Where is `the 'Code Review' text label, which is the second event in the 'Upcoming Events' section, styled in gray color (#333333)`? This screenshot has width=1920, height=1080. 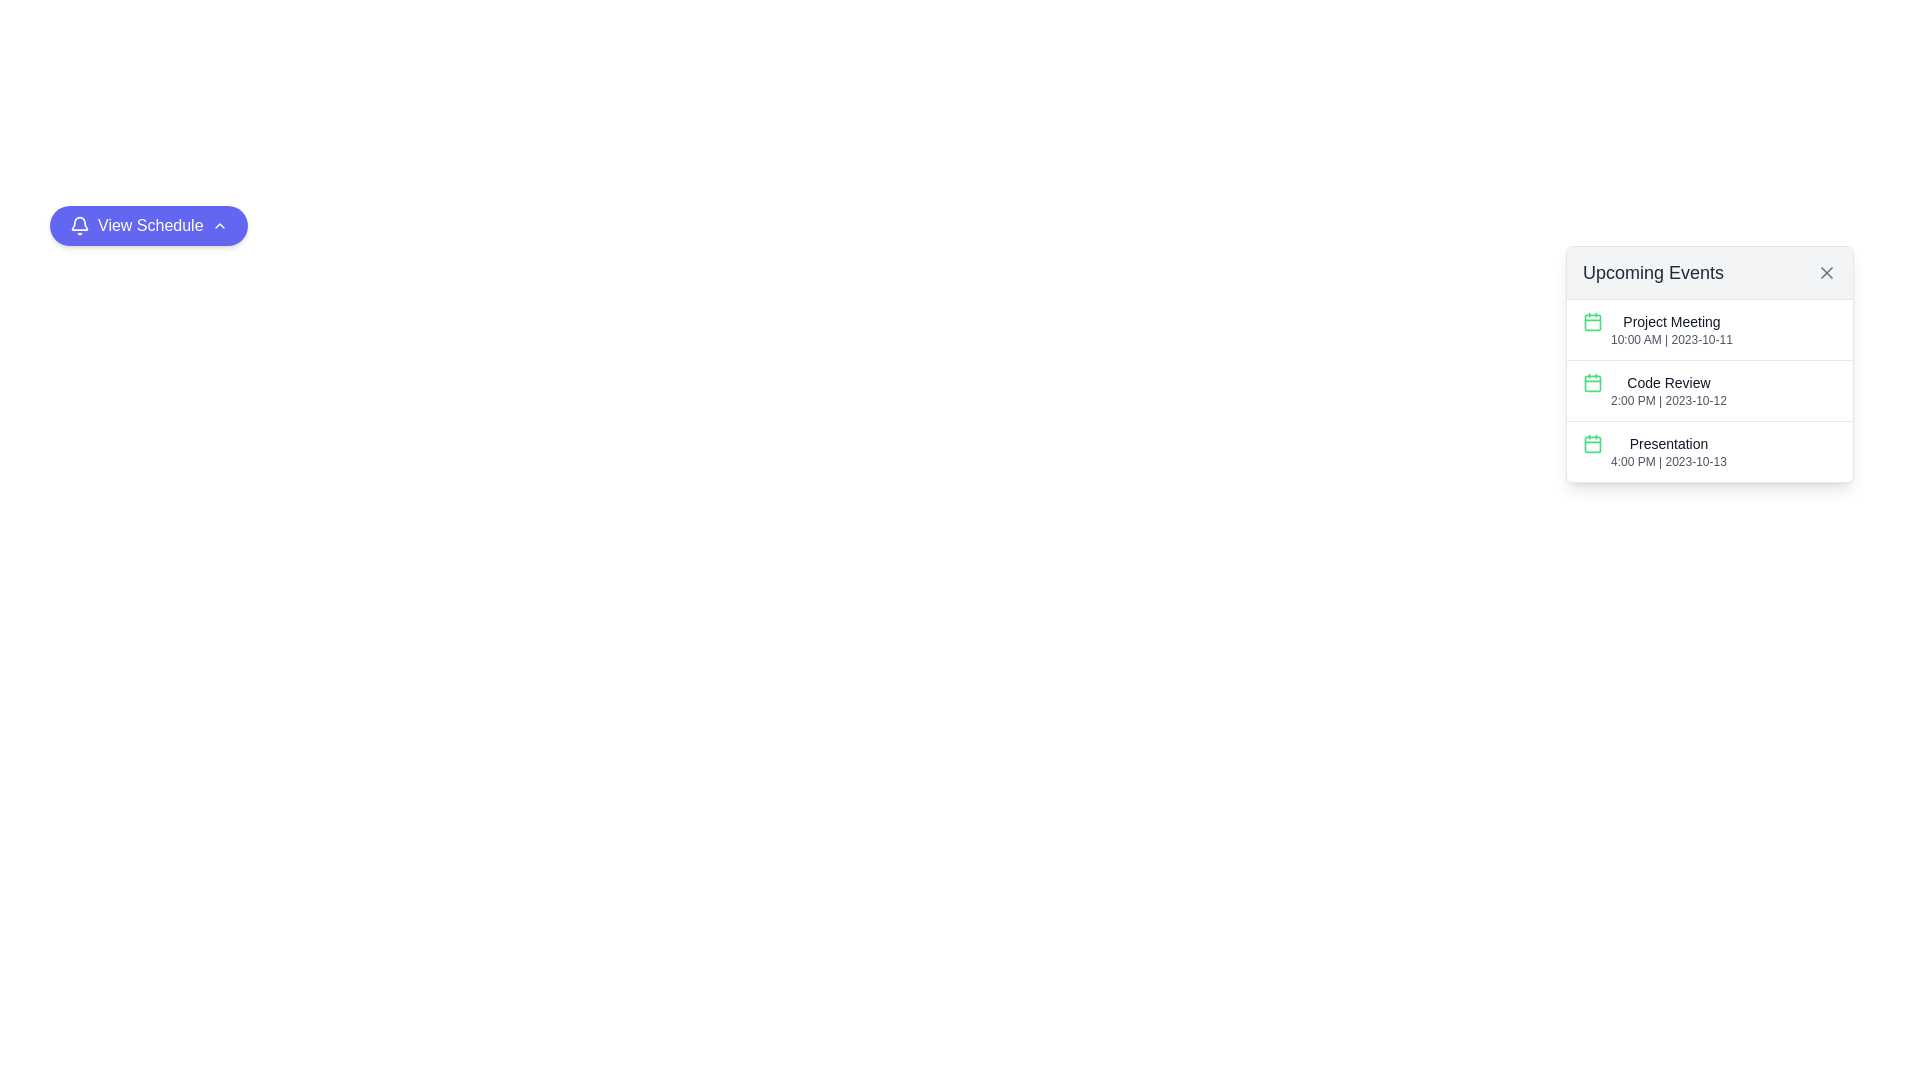
the 'Code Review' text label, which is the second event in the 'Upcoming Events' section, styled in gray color (#333333) is located at coordinates (1668, 382).